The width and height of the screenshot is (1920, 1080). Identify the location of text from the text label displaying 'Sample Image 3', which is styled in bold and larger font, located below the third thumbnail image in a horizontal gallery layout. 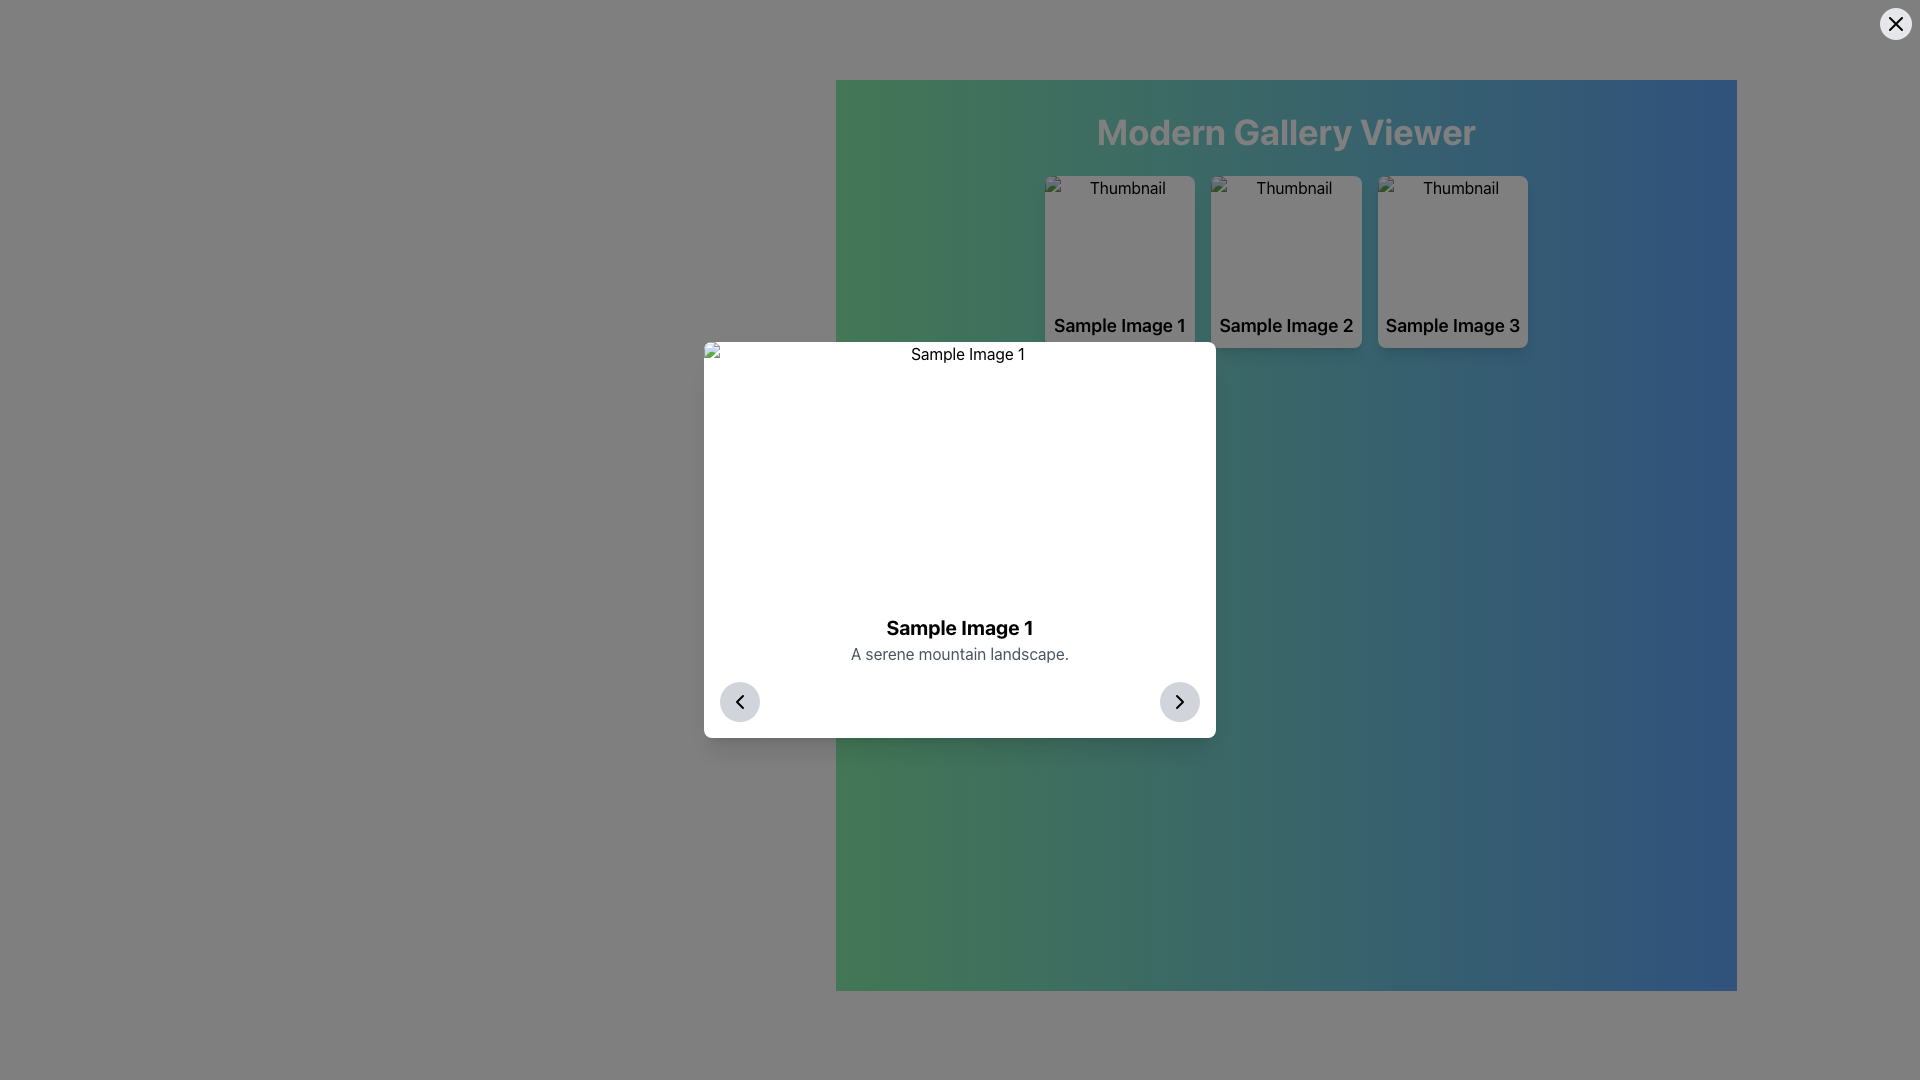
(1453, 325).